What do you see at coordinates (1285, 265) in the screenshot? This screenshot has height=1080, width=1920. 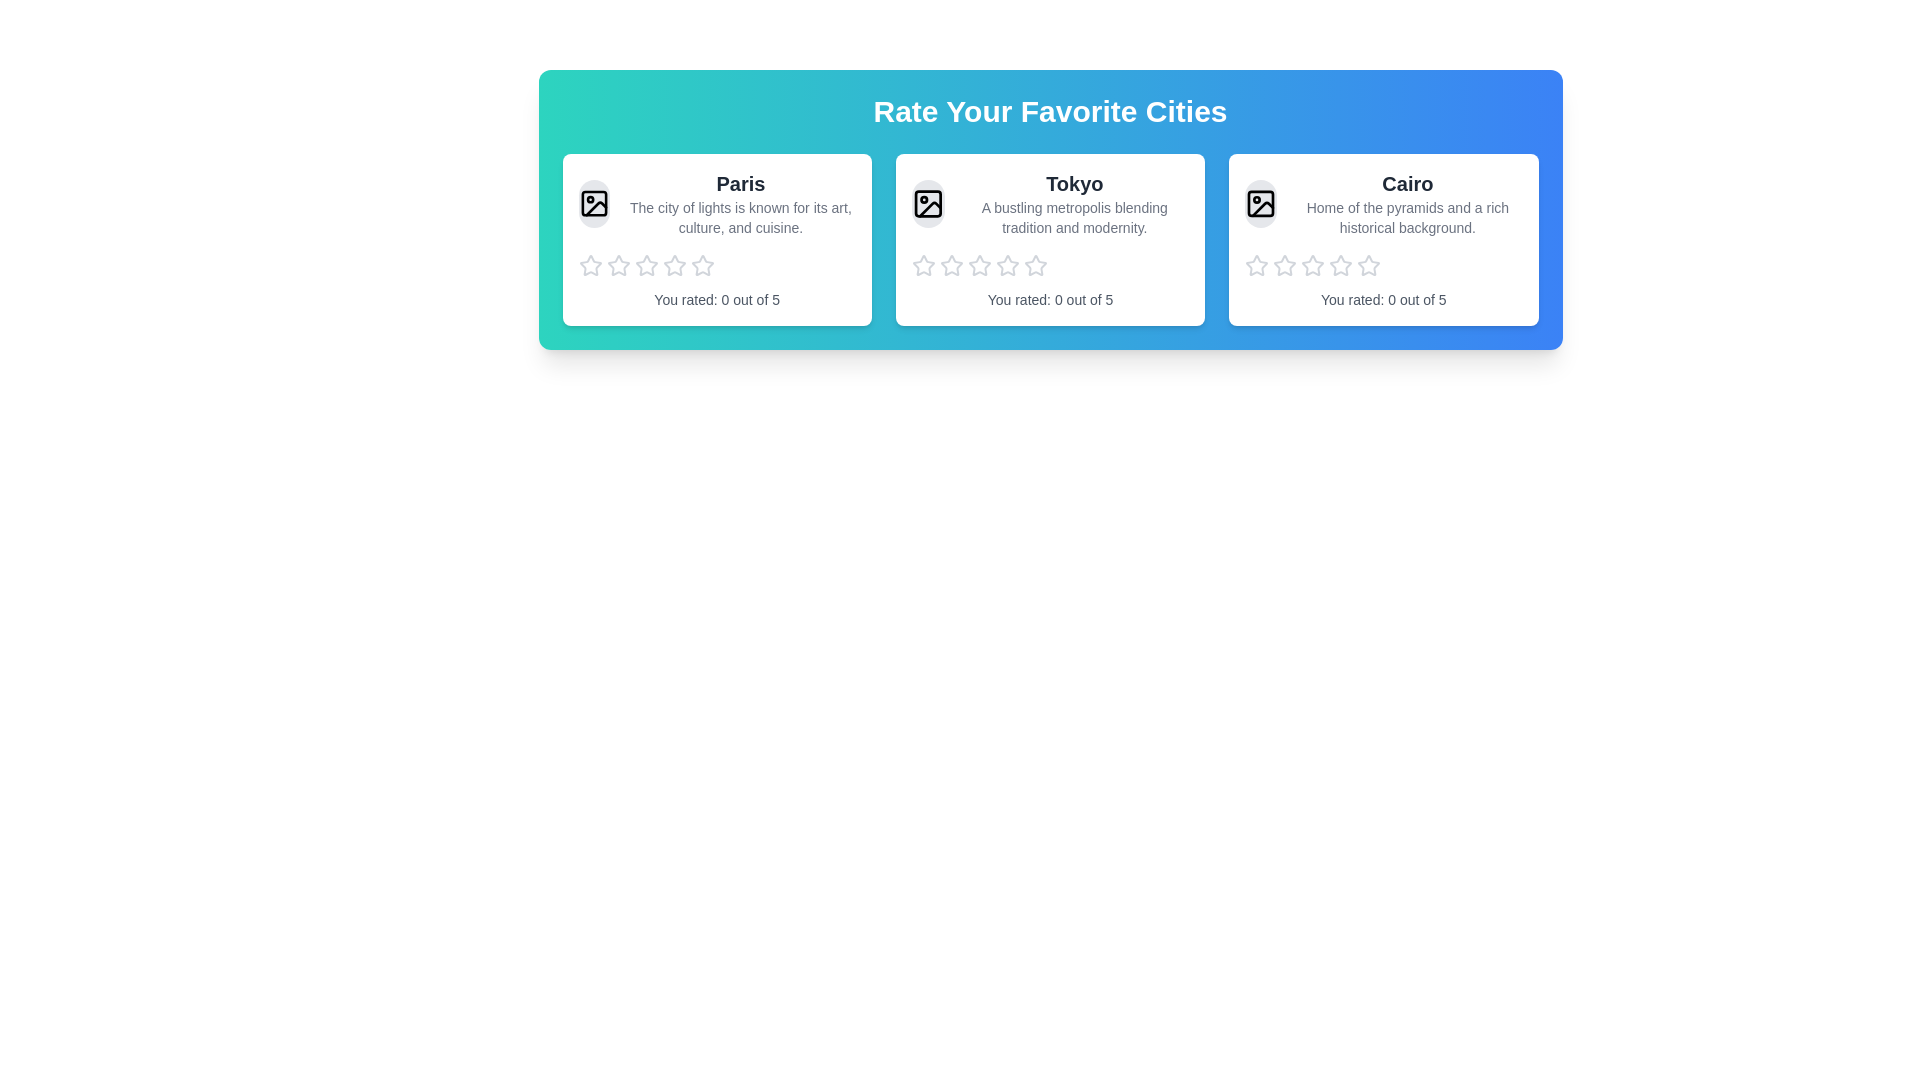 I see `the second star-shaped rating icon under the title 'Cairo' for keyboard interaction` at bounding box center [1285, 265].